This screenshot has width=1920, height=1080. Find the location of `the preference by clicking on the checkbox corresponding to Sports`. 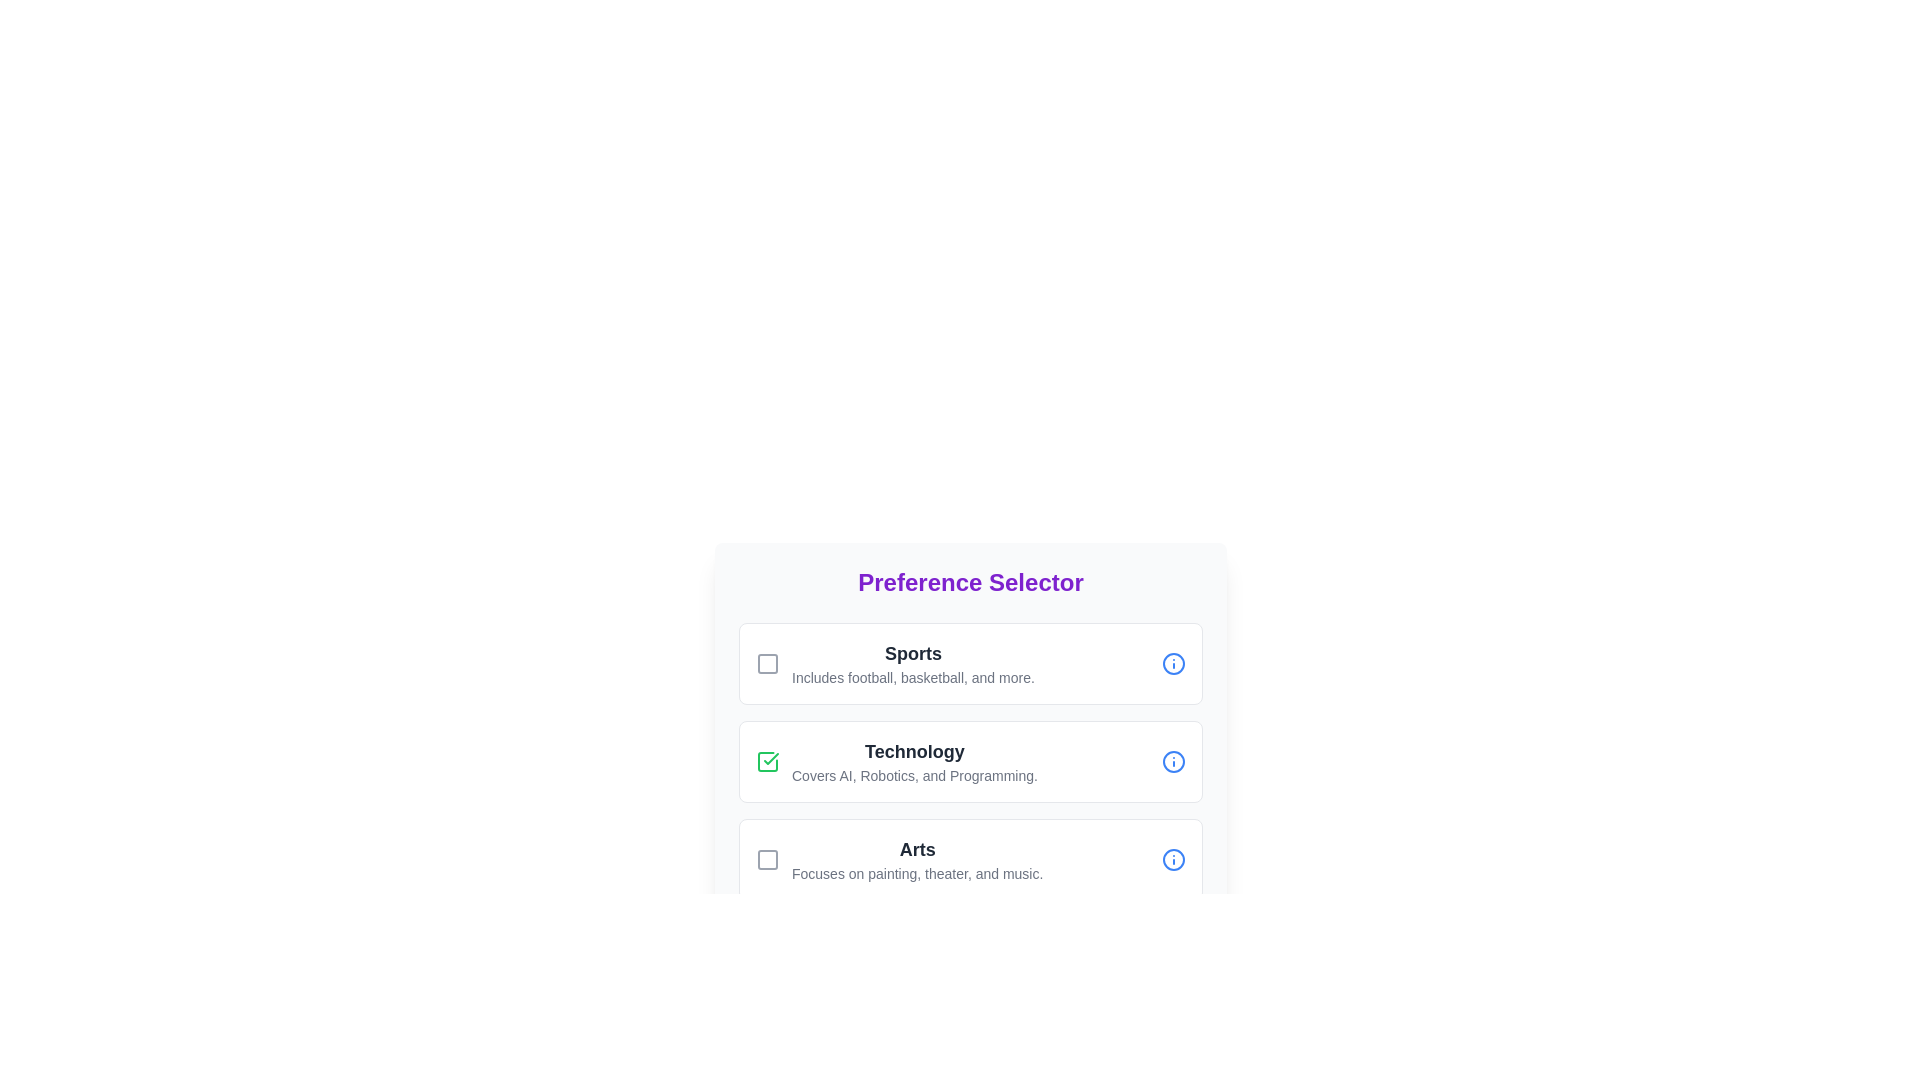

the preference by clicking on the checkbox corresponding to Sports is located at coordinates (767, 663).